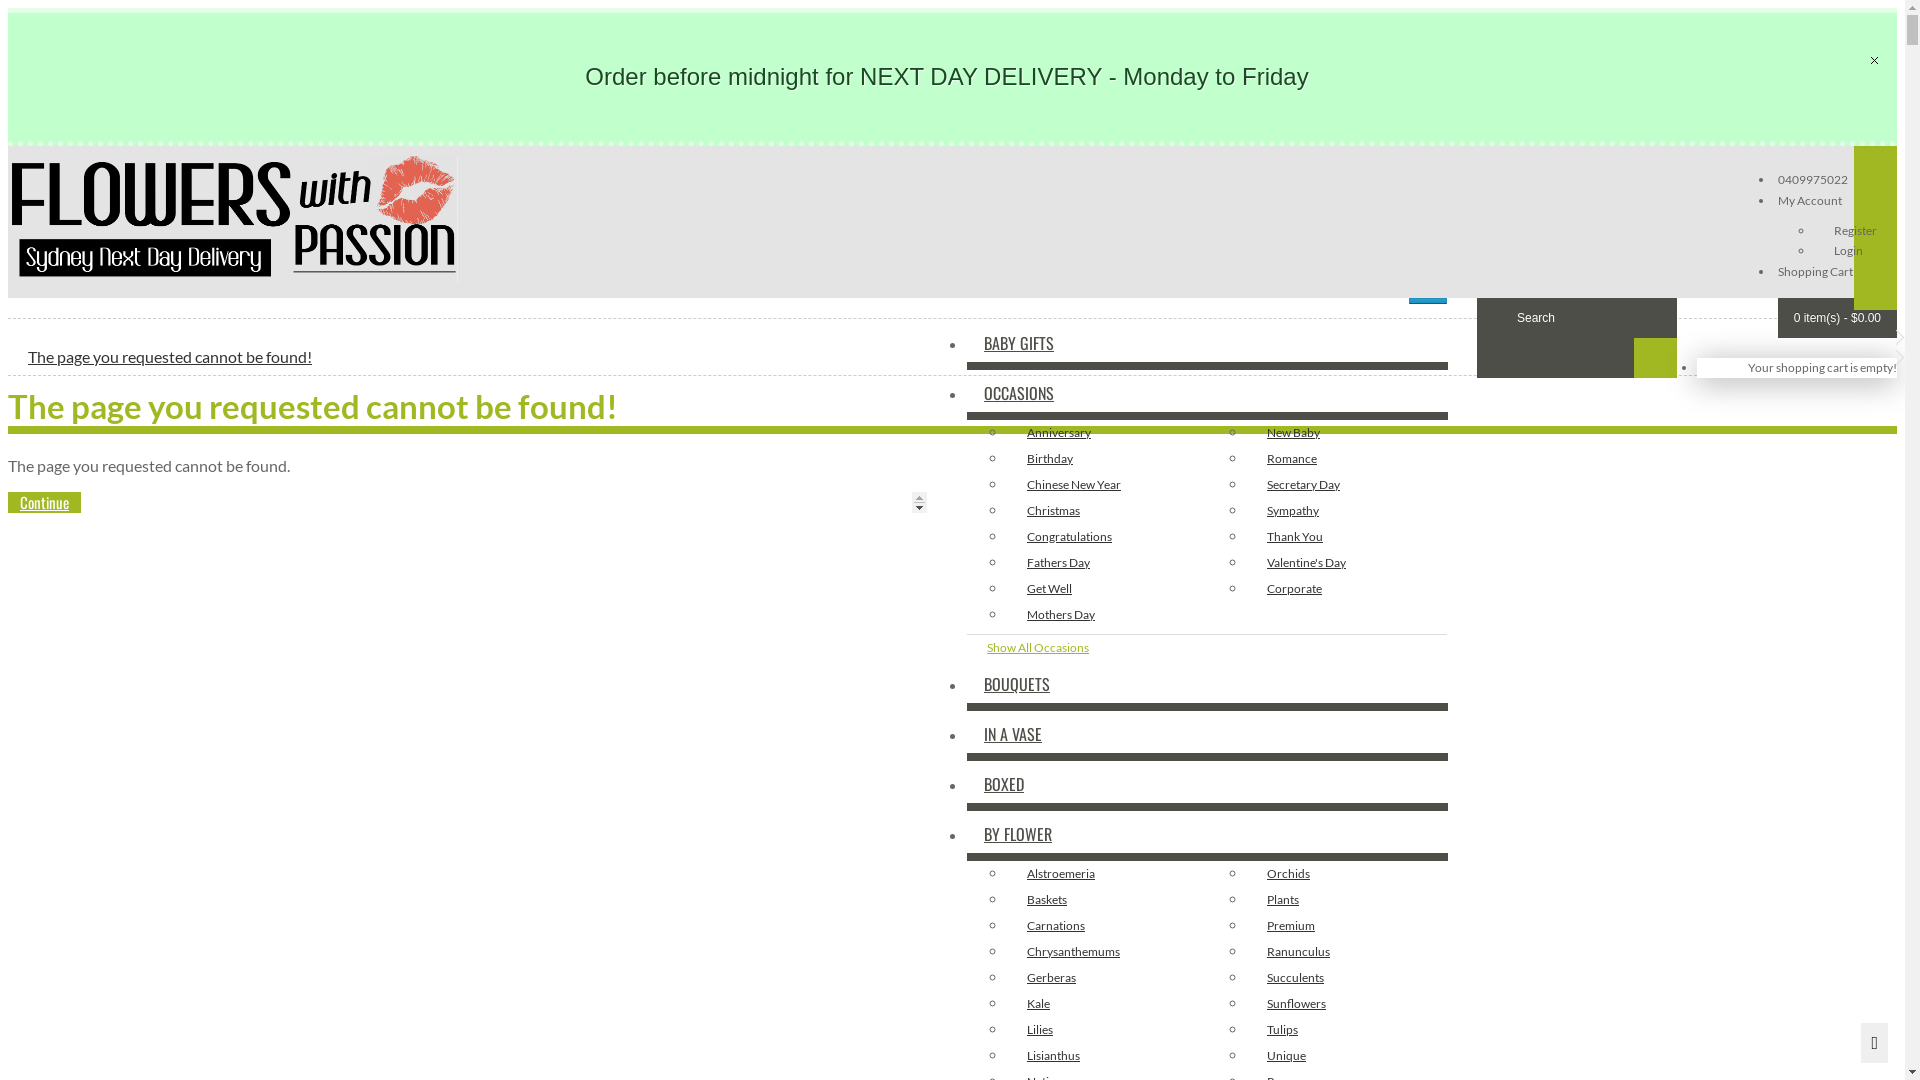 Image resolution: width=1920 pixels, height=1080 pixels. What do you see at coordinates (1106, 1054) in the screenshot?
I see `'Lisianthus'` at bounding box center [1106, 1054].